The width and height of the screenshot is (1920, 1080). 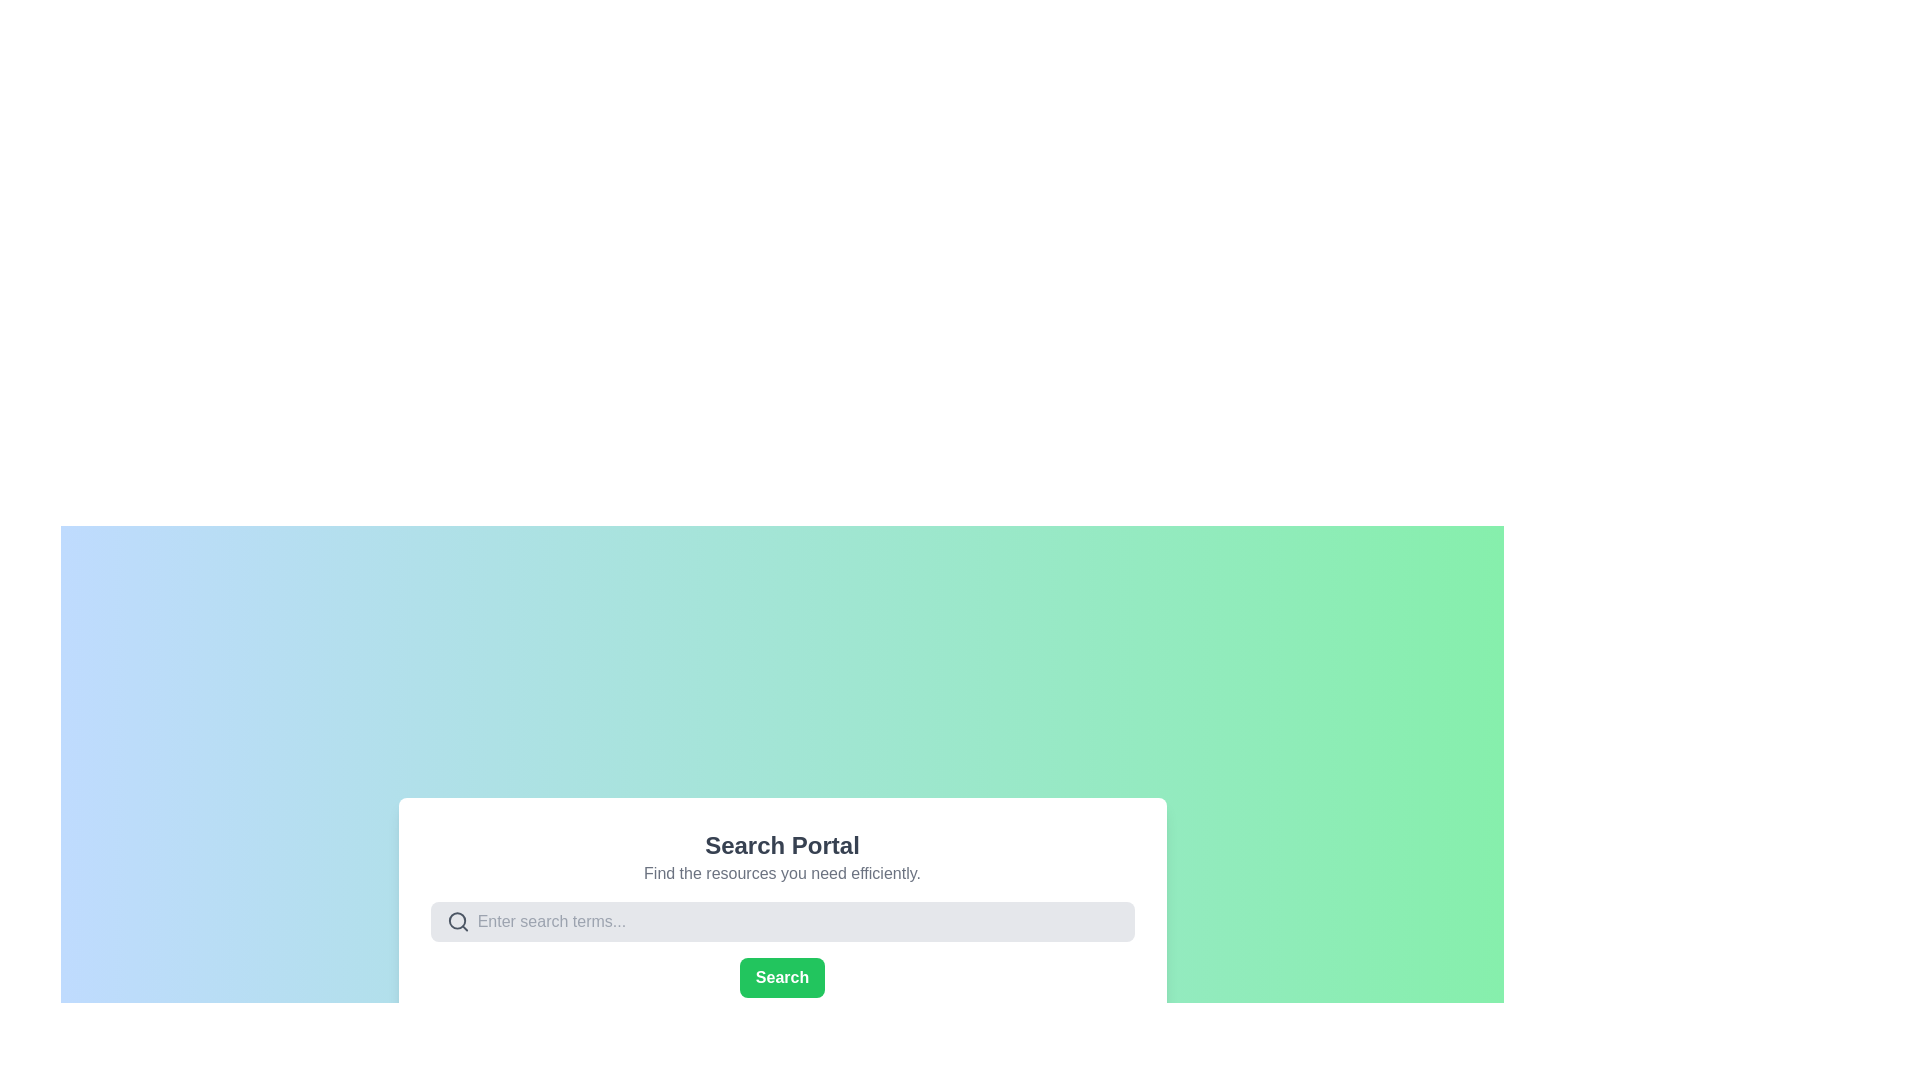 I want to click on the text element that reads 'Find the resources you need efficiently.', which is styled in a smaller, gray-colored font and positioned below the title 'Search Portal' within a white, shadowed card interface, so click(x=781, y=873).